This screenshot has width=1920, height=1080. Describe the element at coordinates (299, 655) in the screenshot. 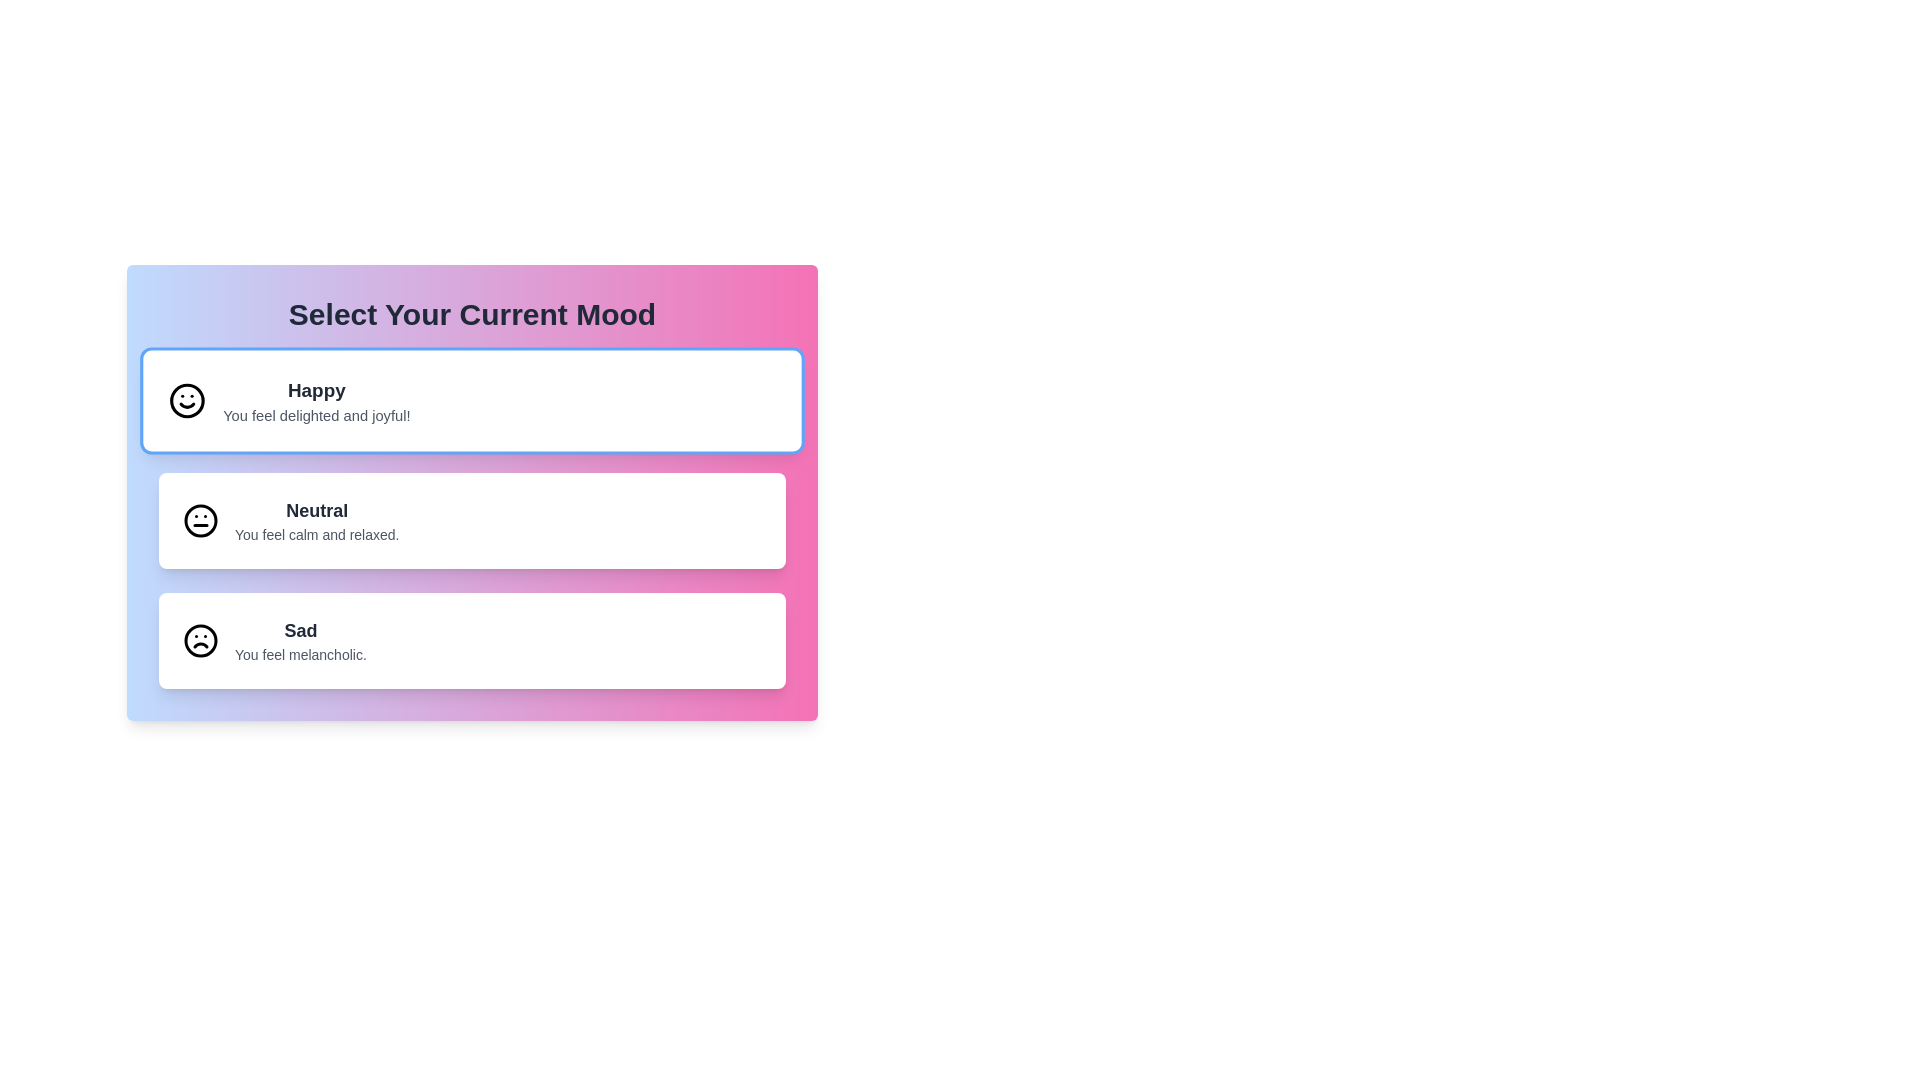

I see `the text label displaying 'You feel melancholic.' which is located below the title 'Sad'` at that location.